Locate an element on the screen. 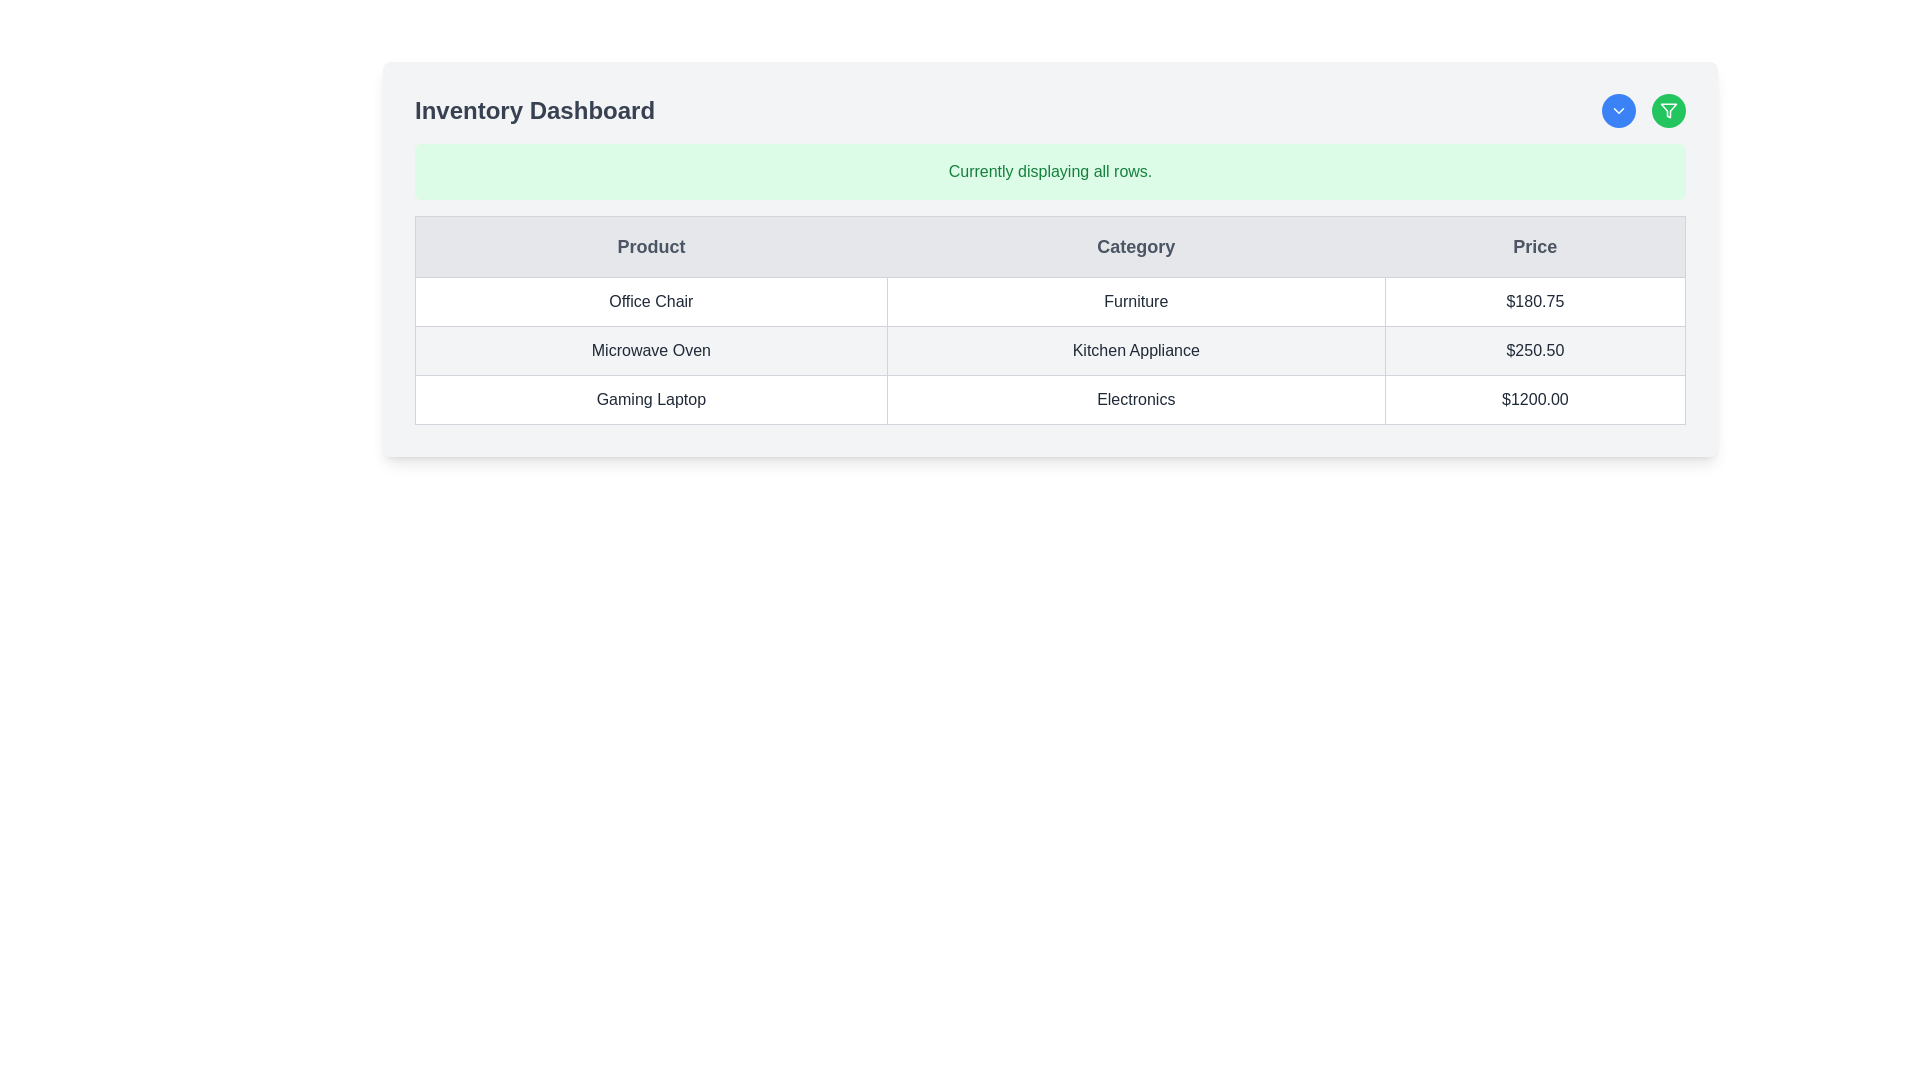  the circular green button with a white filter icon at its center is located at coordinates (1669, 111).